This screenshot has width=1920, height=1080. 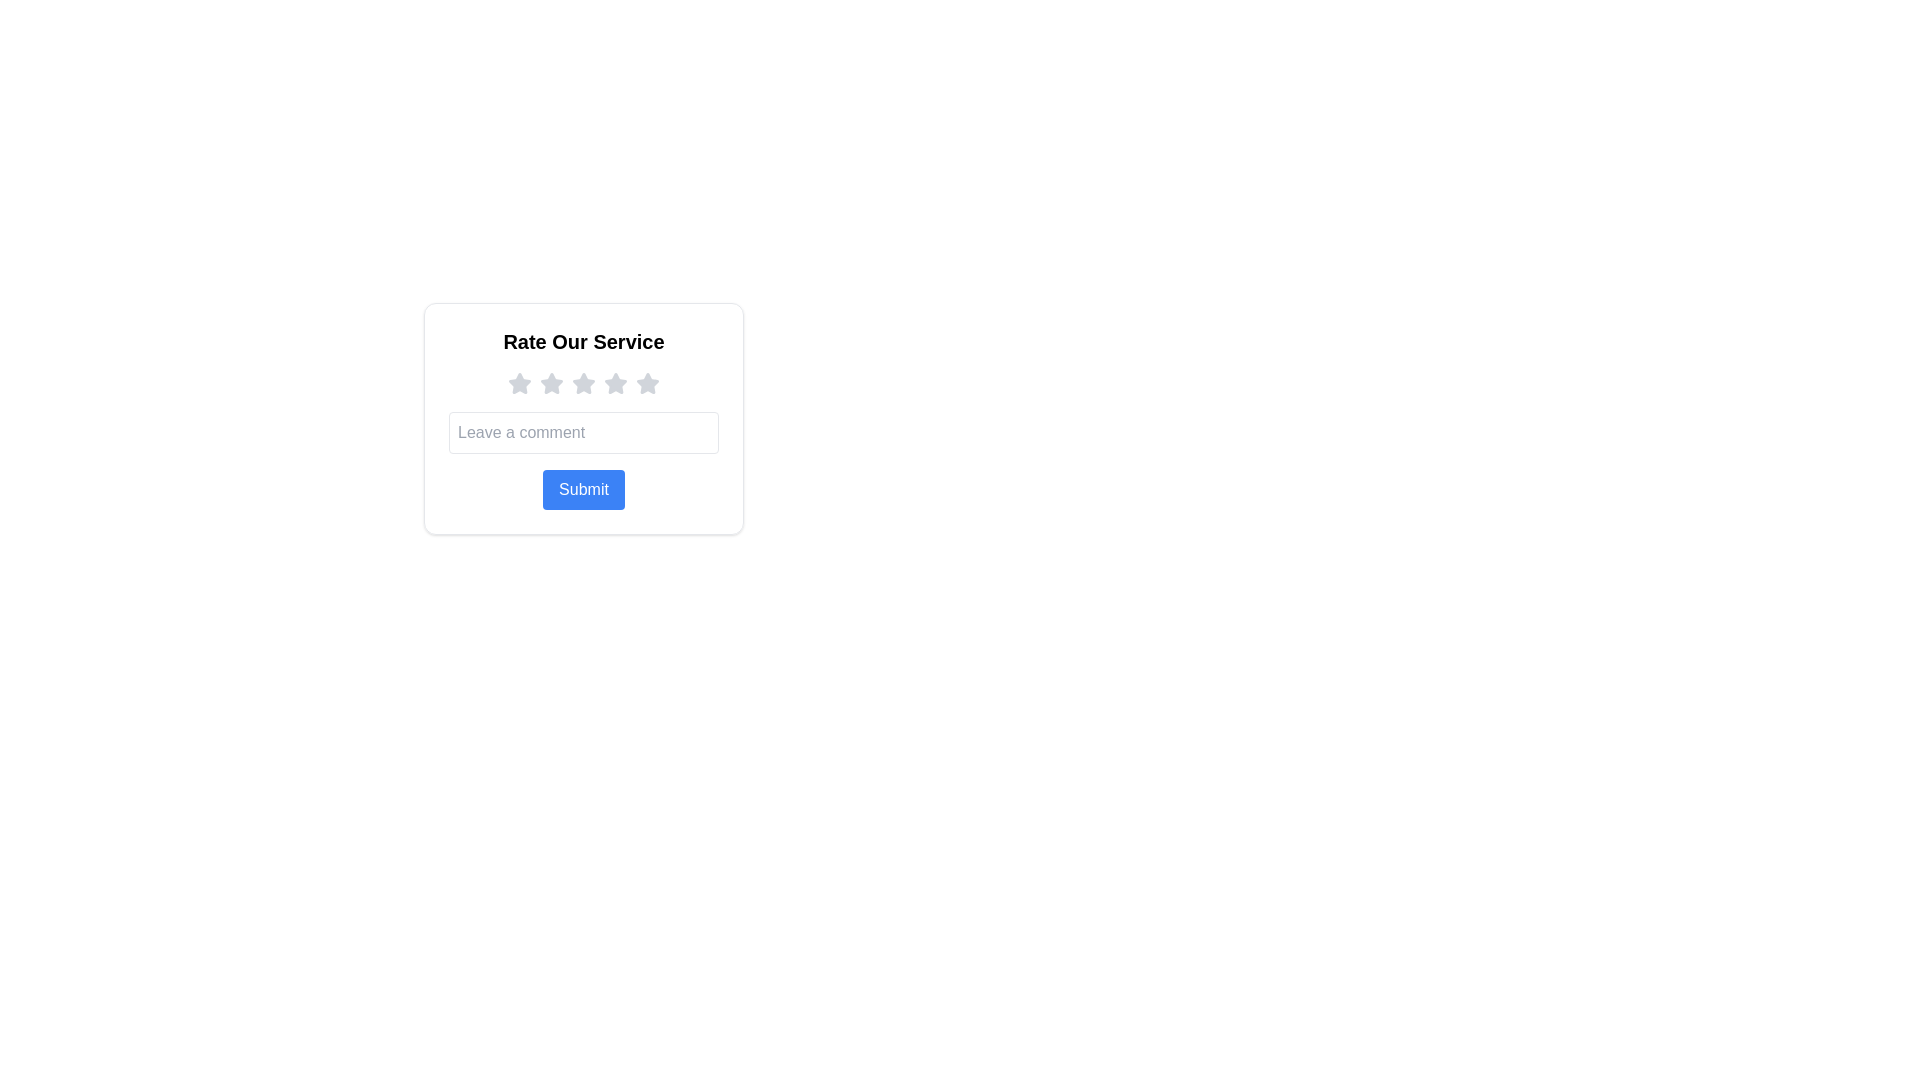 What do you see at coordinates (583, 341) in the screenshot?
I see `the Text label that serves as a title for the rating and feedback section, positioned at the top of the card layout` at bounding box center [583, 341].